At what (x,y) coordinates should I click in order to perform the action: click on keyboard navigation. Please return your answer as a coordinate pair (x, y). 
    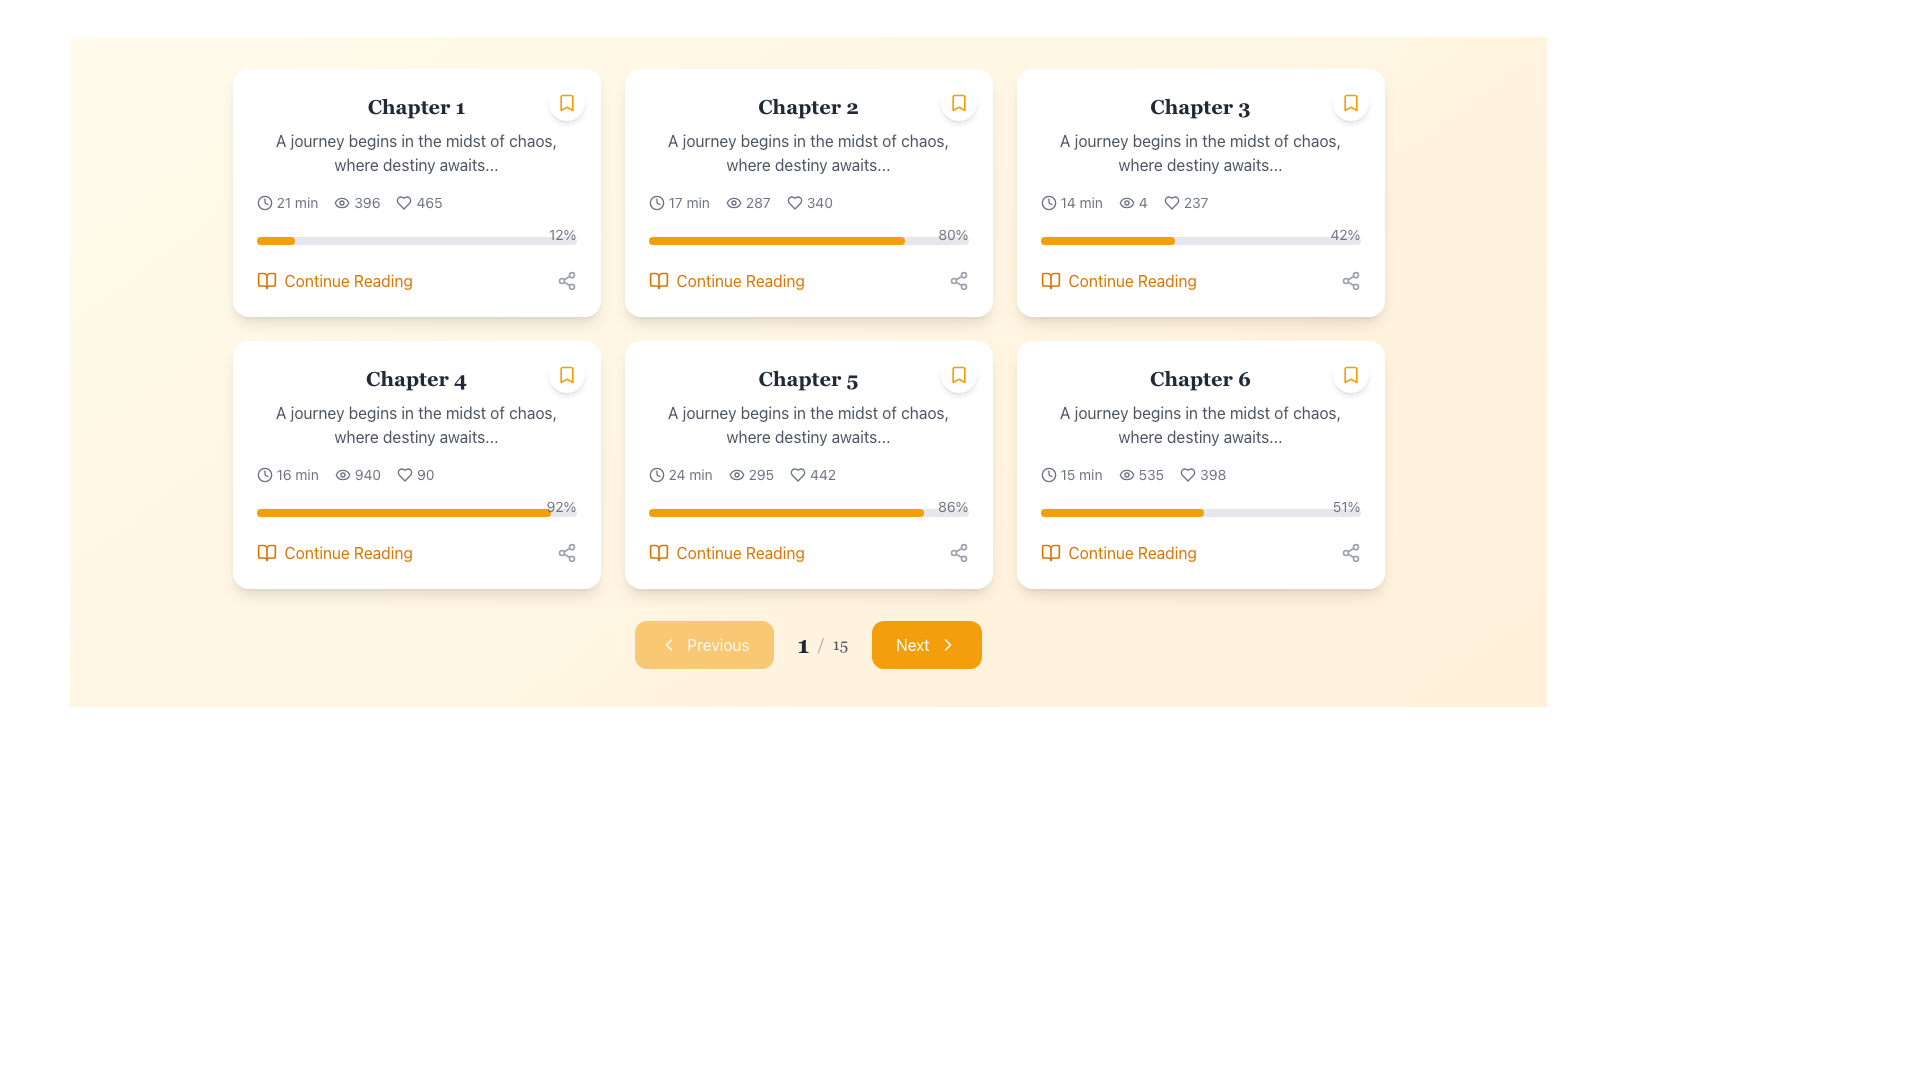
    Looking at the image, I should click on (725, 552).